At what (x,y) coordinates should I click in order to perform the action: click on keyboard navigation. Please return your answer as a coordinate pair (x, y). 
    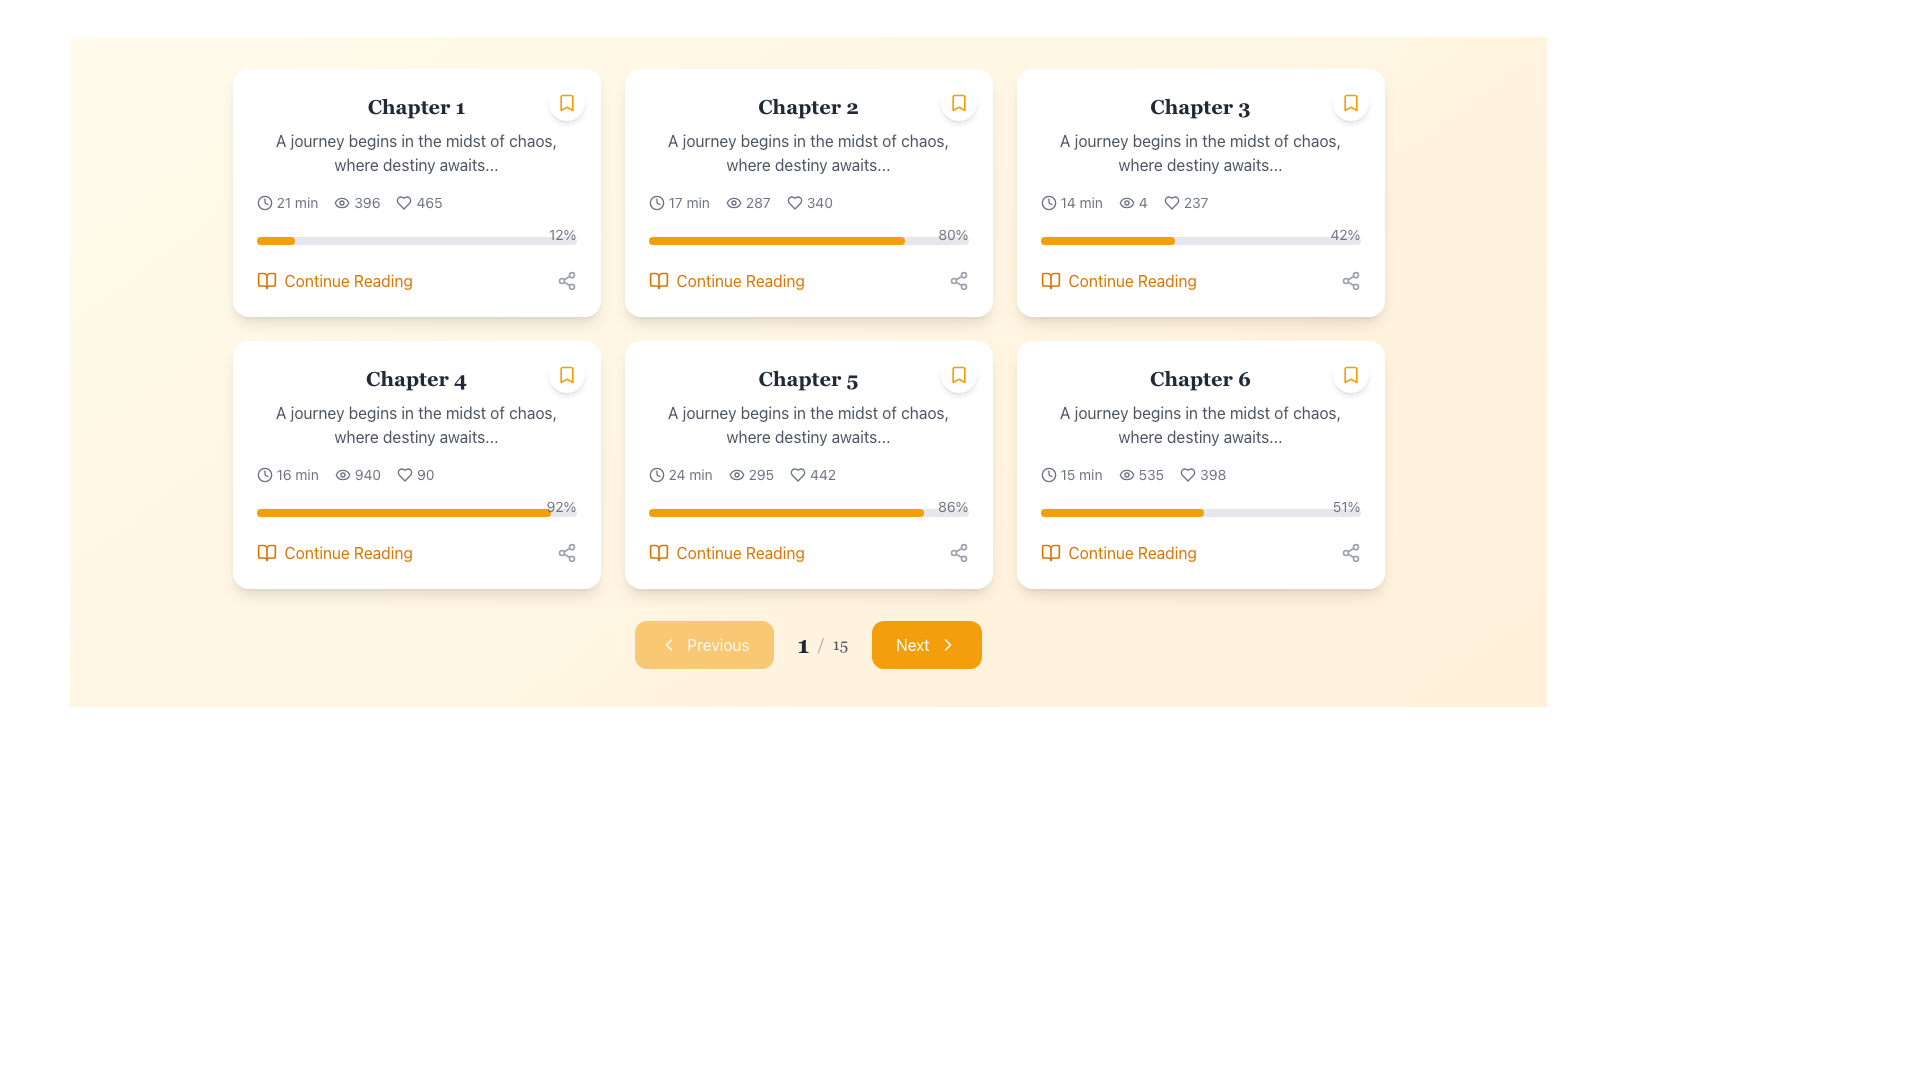
    Looking at the image, I should click on (725, 552).